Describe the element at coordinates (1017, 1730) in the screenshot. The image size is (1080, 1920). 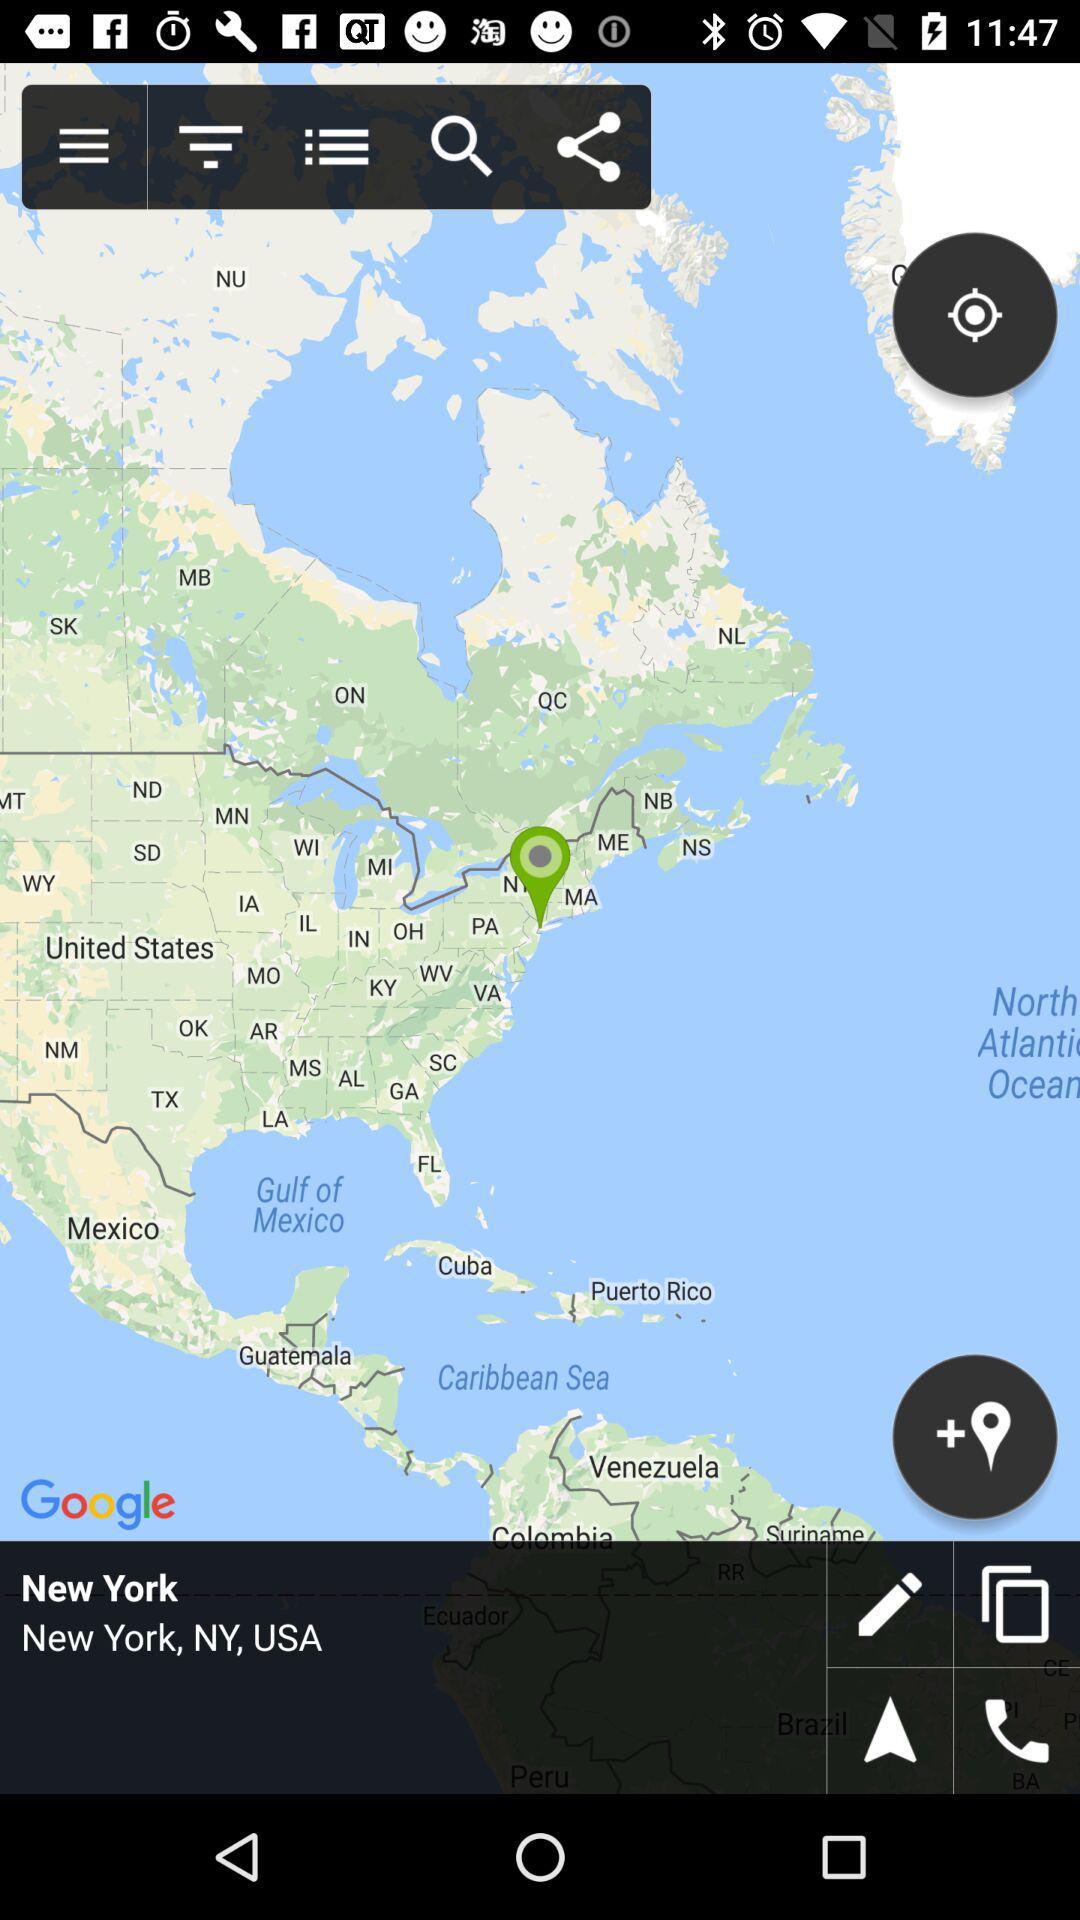
I see `switch to call option` at that location.